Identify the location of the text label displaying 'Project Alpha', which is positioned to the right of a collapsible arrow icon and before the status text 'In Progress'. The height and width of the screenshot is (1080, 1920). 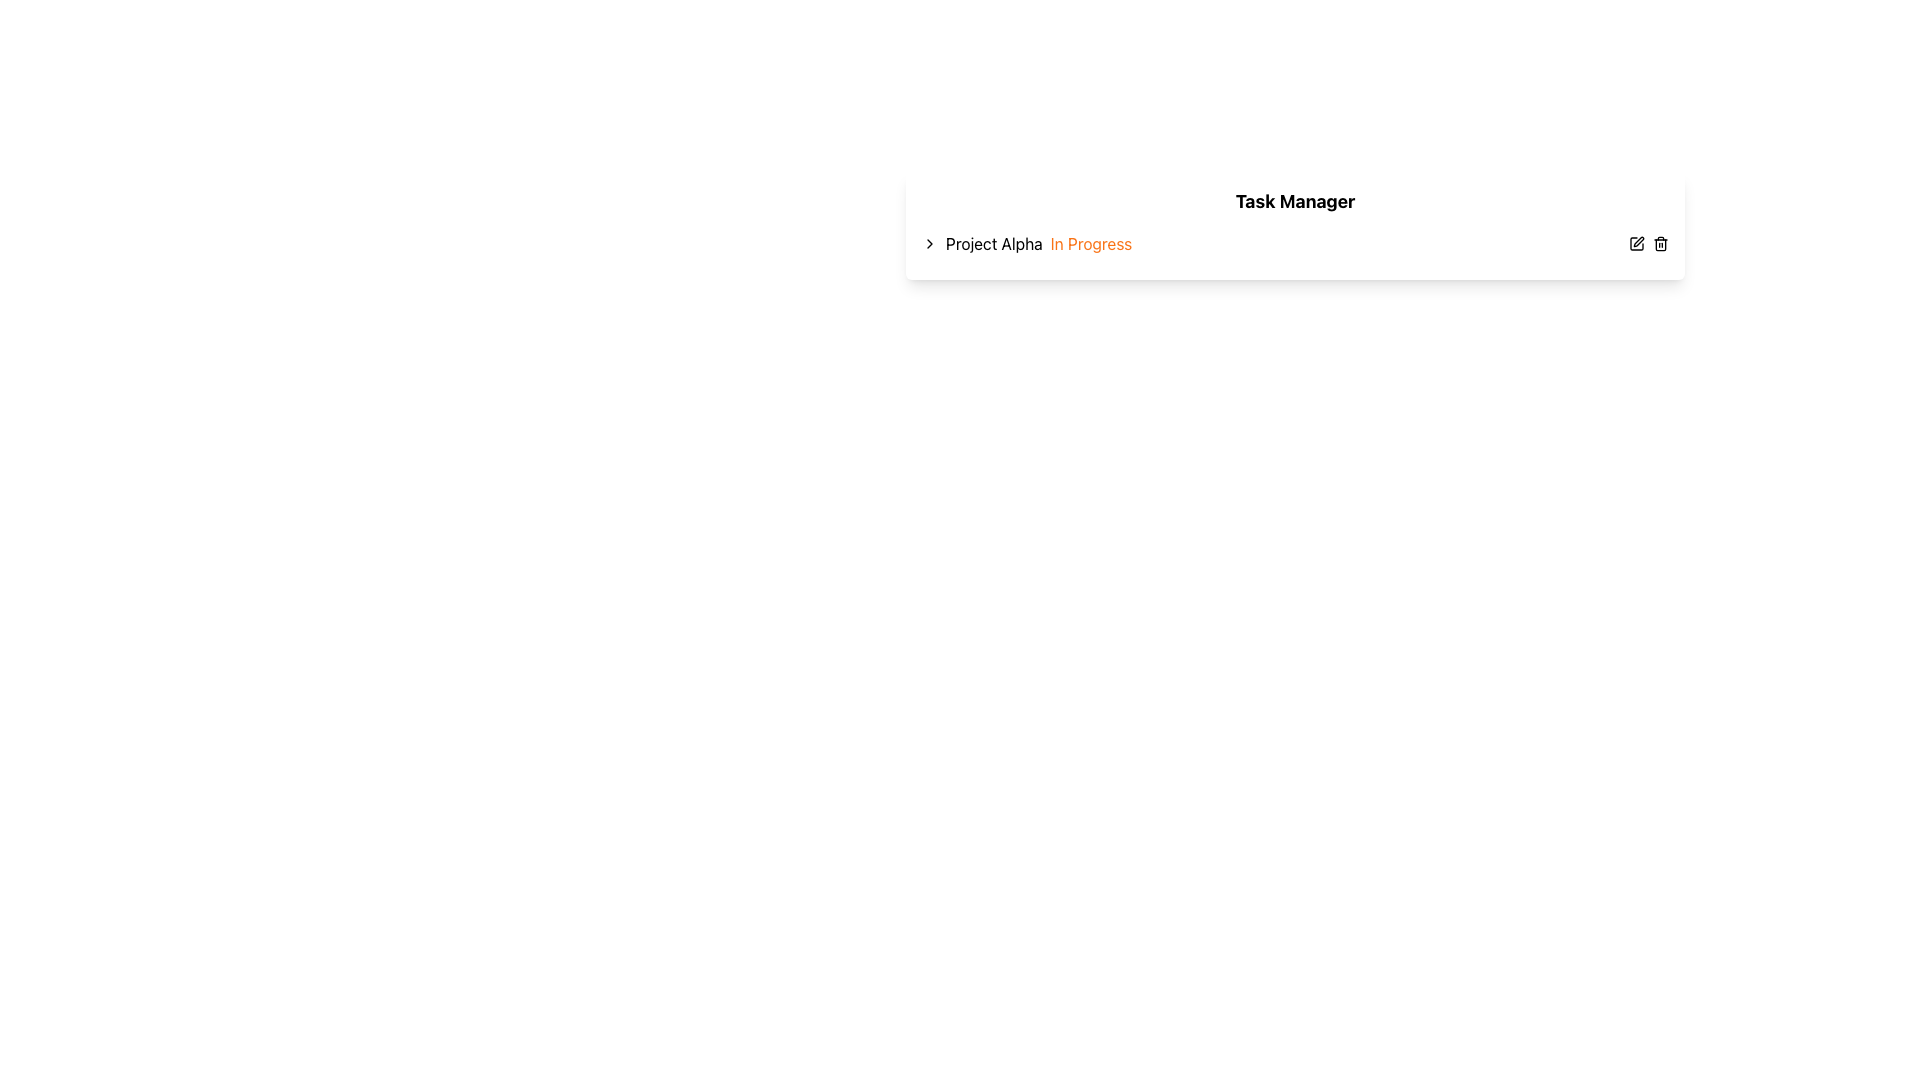
(994, 242).